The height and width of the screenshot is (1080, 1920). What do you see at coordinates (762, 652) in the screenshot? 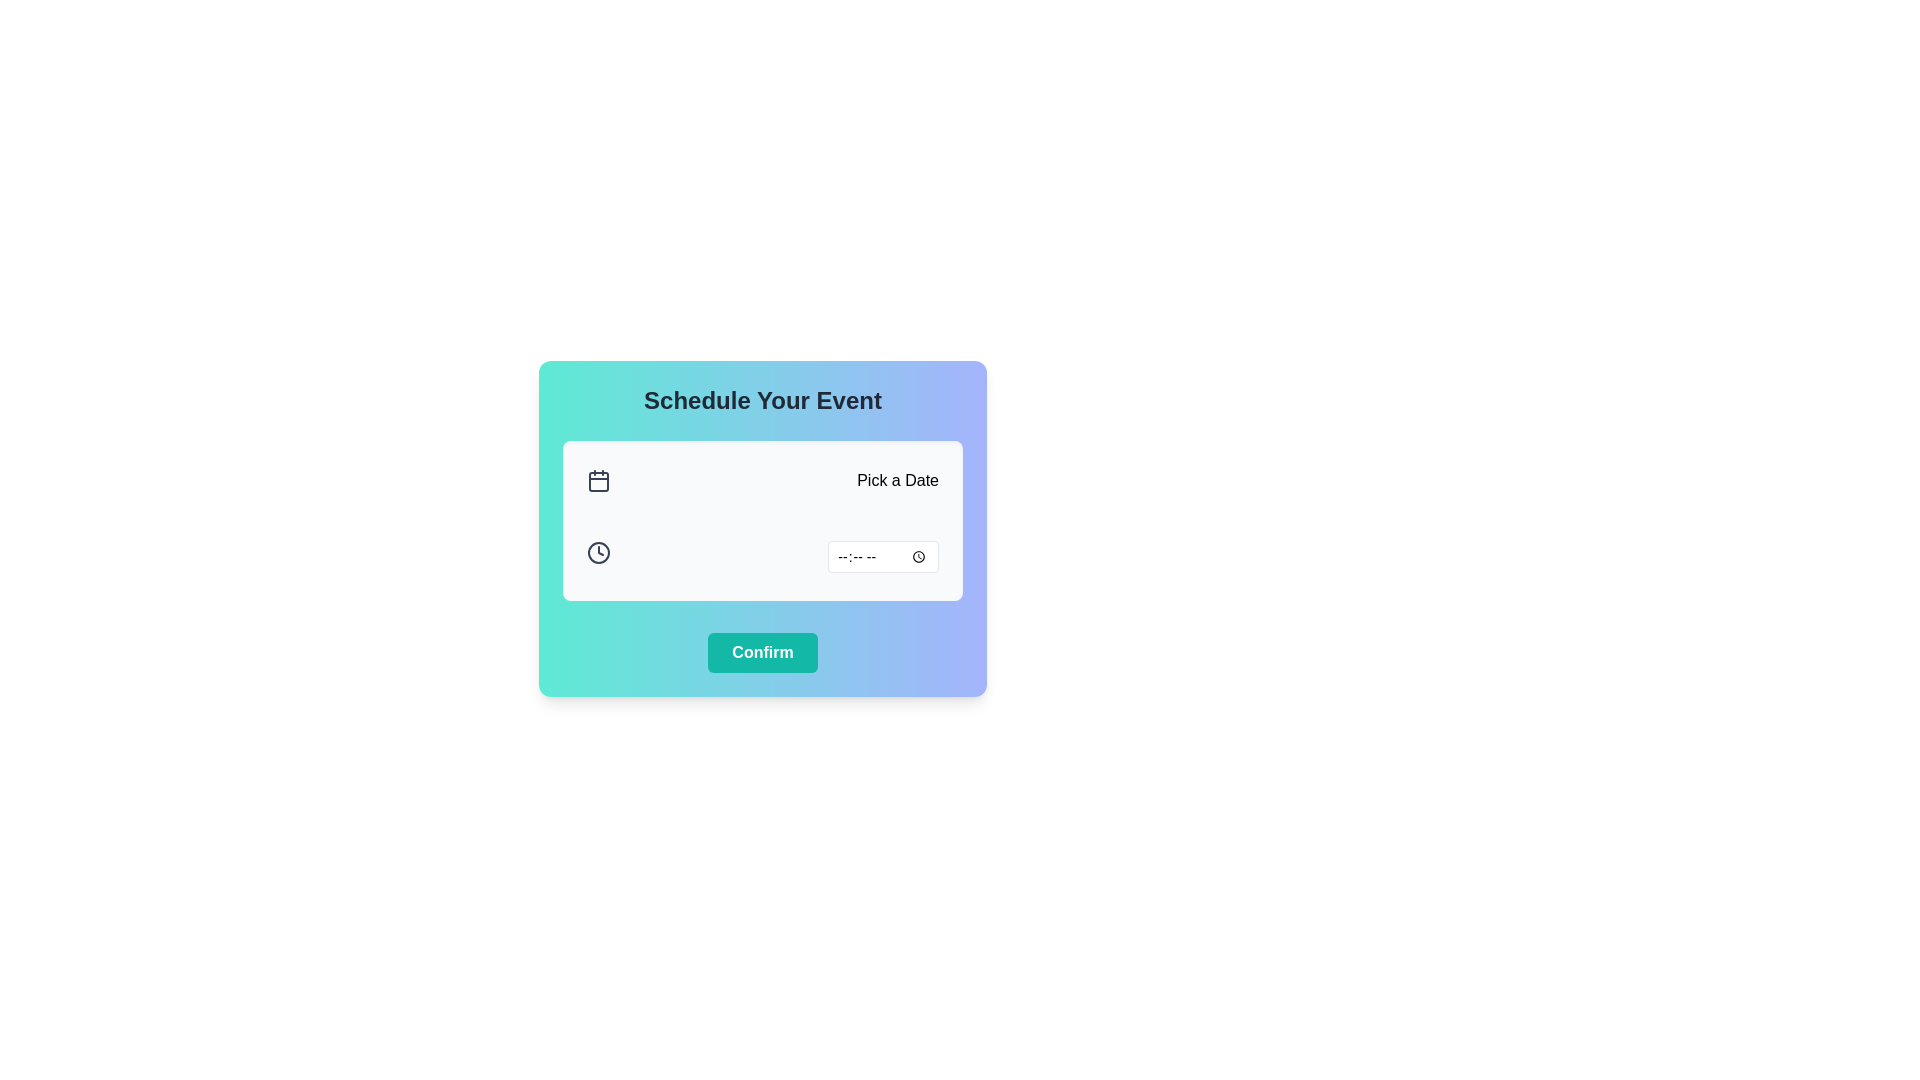
I see `the confirm button located at the bottom center of the 'Schedule Your Event' modal to confirm the action` at bounding box center [762, 652].